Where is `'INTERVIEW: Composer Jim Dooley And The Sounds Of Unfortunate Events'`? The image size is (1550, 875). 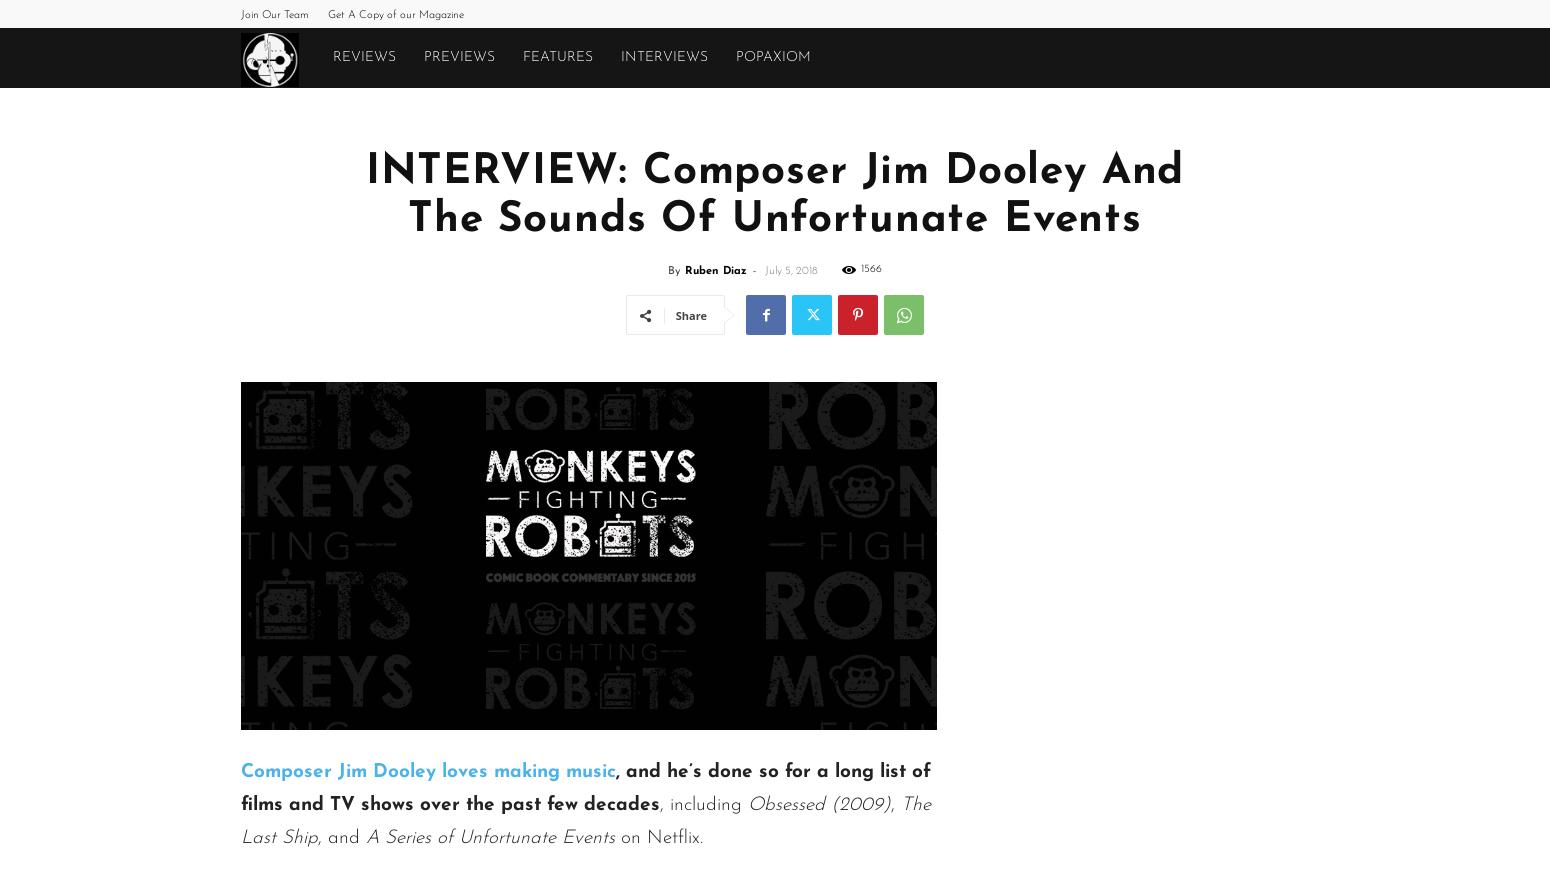
'INTERVIEW: Composer Jim Dooley And The Sounds Of Unfortunate Events' is located at coordinates (774, 196).